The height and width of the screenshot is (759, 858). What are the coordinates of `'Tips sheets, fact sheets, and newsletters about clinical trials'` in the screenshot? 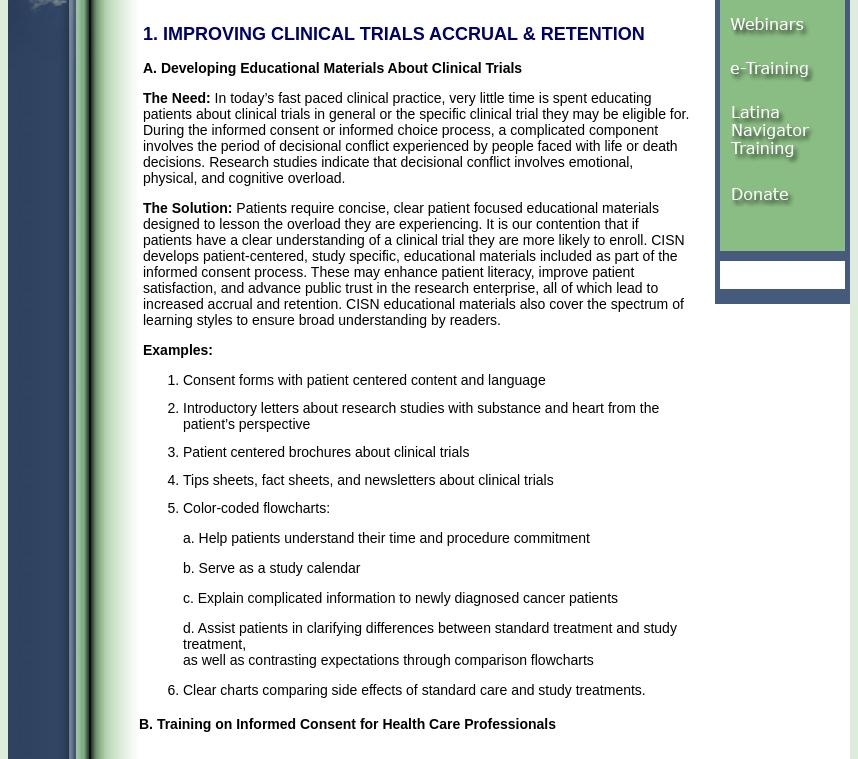 It's located at (367, 479).